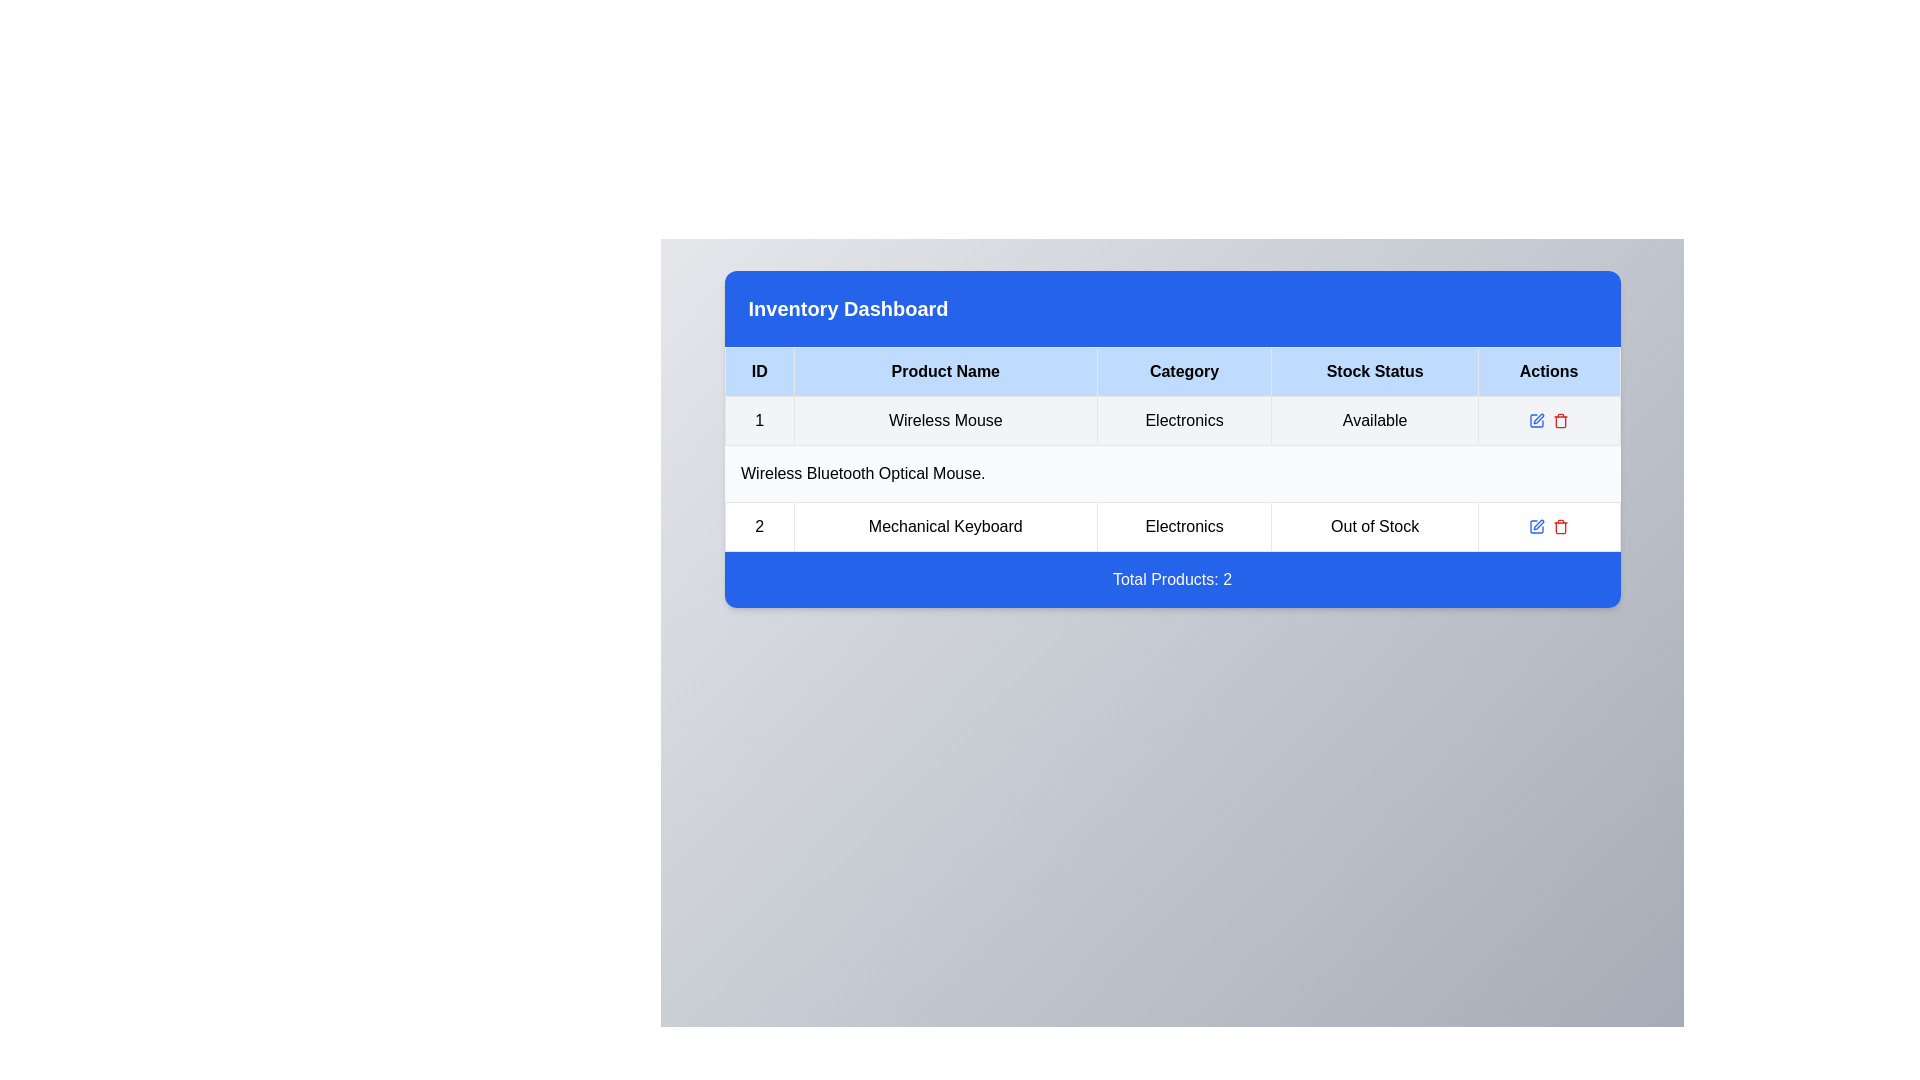 The width and height of the screenshot is (1920, 1080). What do you see at coordinates (1548, 419) in the screenshot?
I see `the pencil icon in the Icon button group for the entry 'Wireless Mouse' in the Actions column` at bounding box center [1548, 419].